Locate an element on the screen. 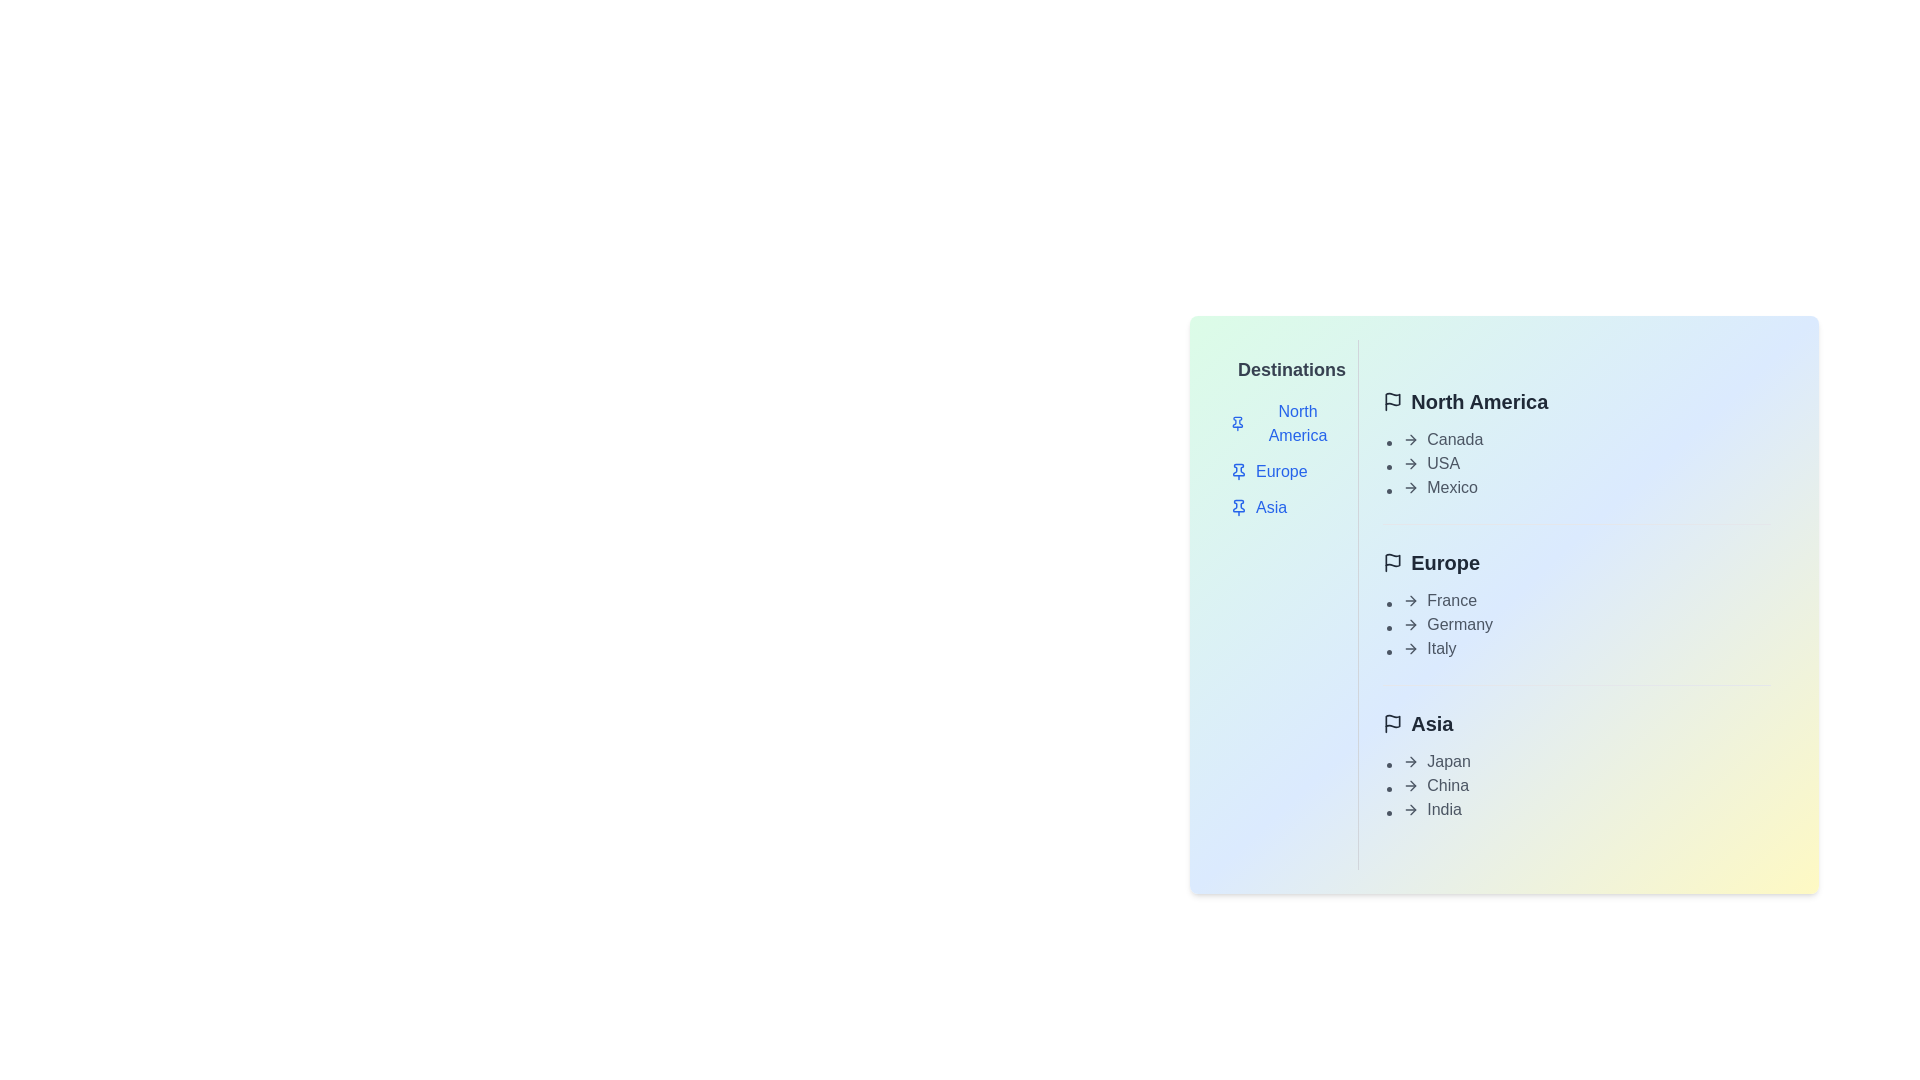 This screenshot has height=1080, width=1920. the blue pin icon located to the left of the text 'Europe' in the vertically arranged list of destinations is located at coordinates (1237, 471).